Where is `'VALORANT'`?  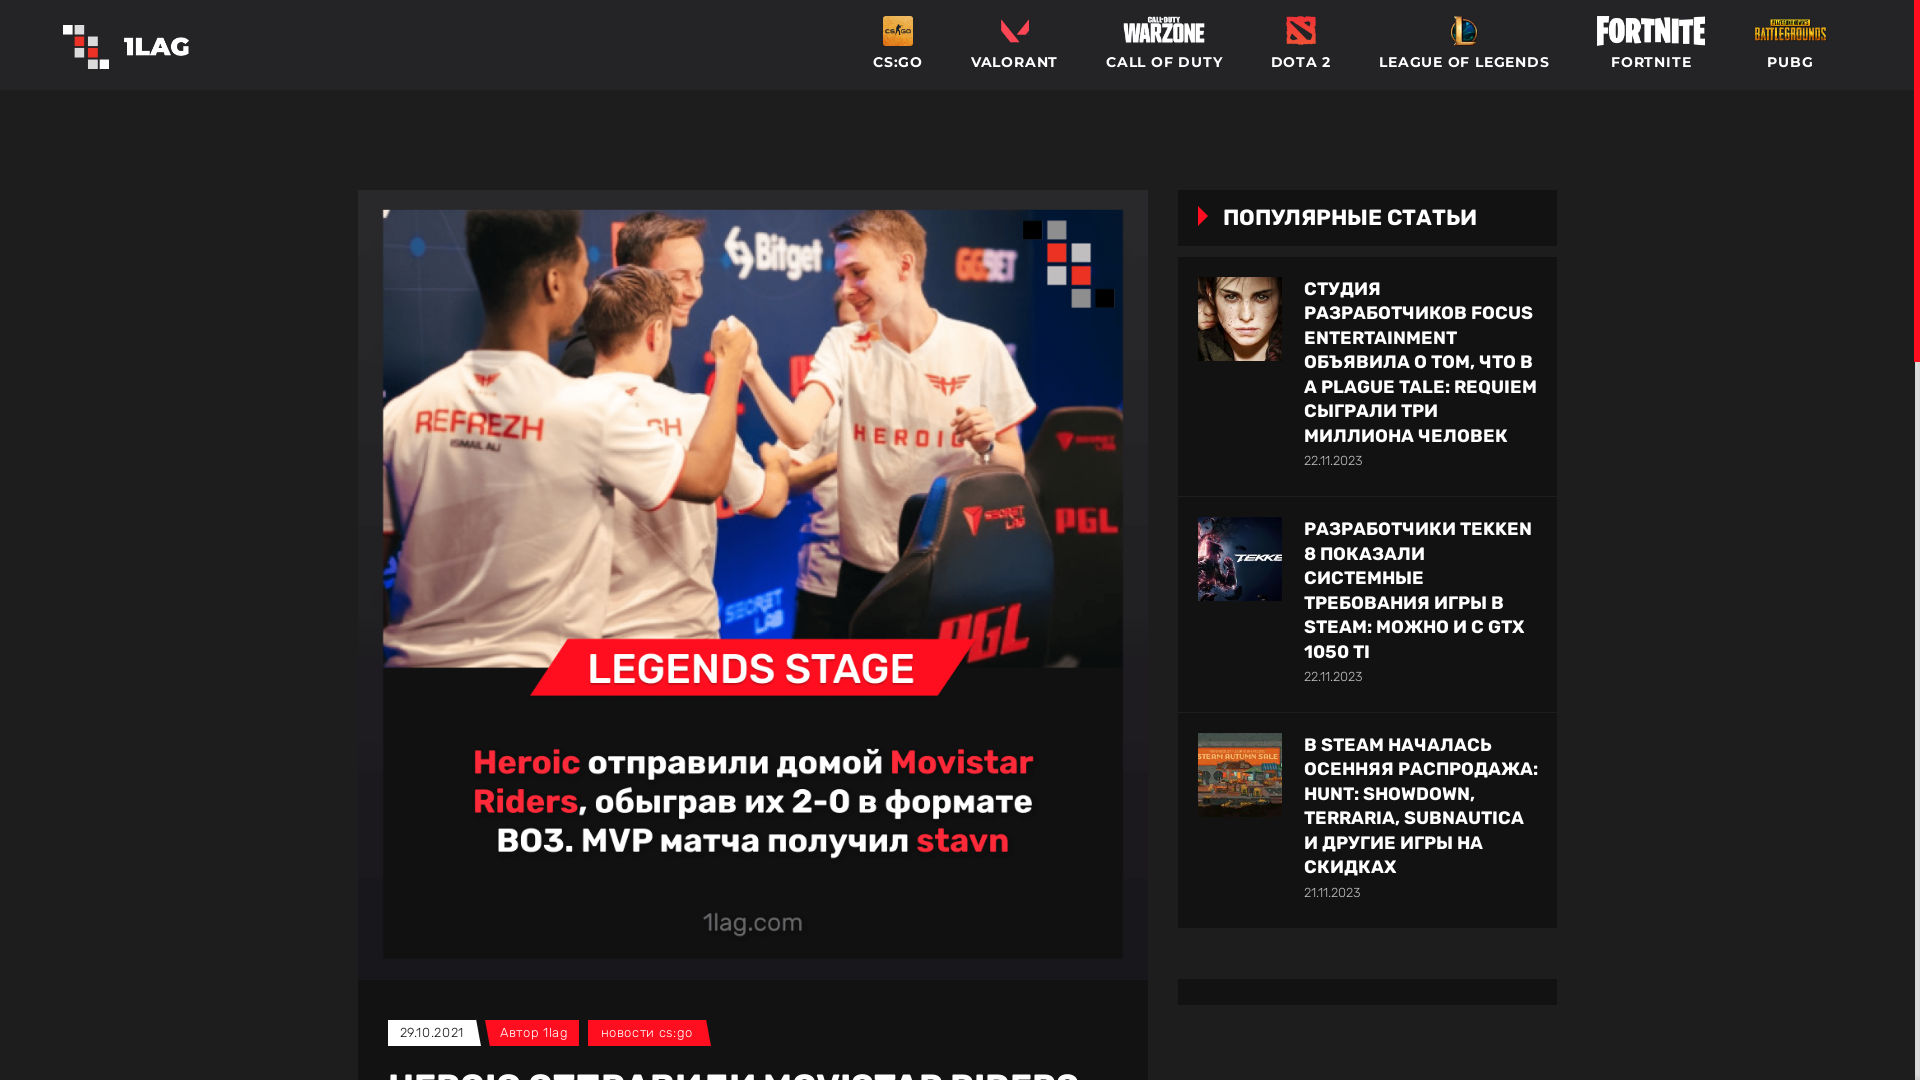 'VALORANT' is located at coordinates (1014, 45).